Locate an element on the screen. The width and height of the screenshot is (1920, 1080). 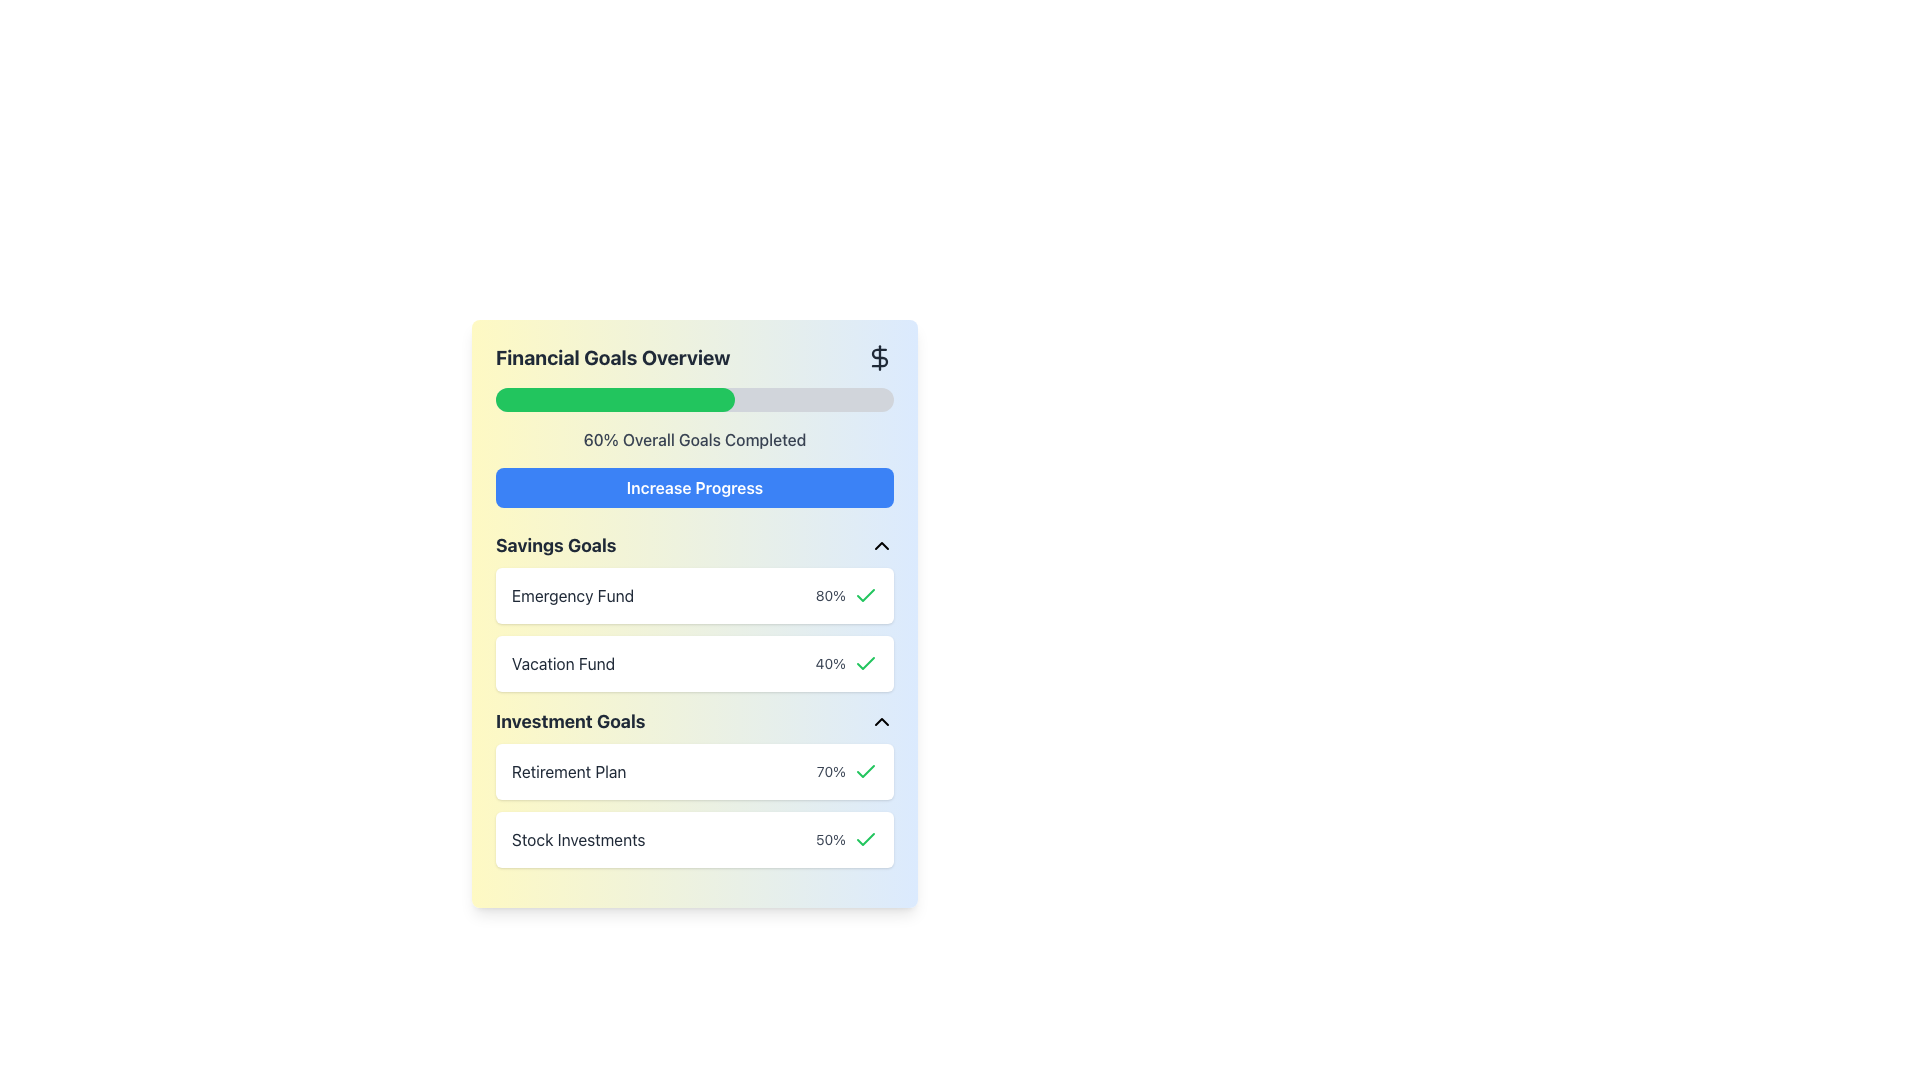
the text element that labels the section related to savings goals, located beneath the 'Increase Progress' button and above the 'Emergency Fund' and 'Vacation Fund' items is located at coordinates (556, 546).